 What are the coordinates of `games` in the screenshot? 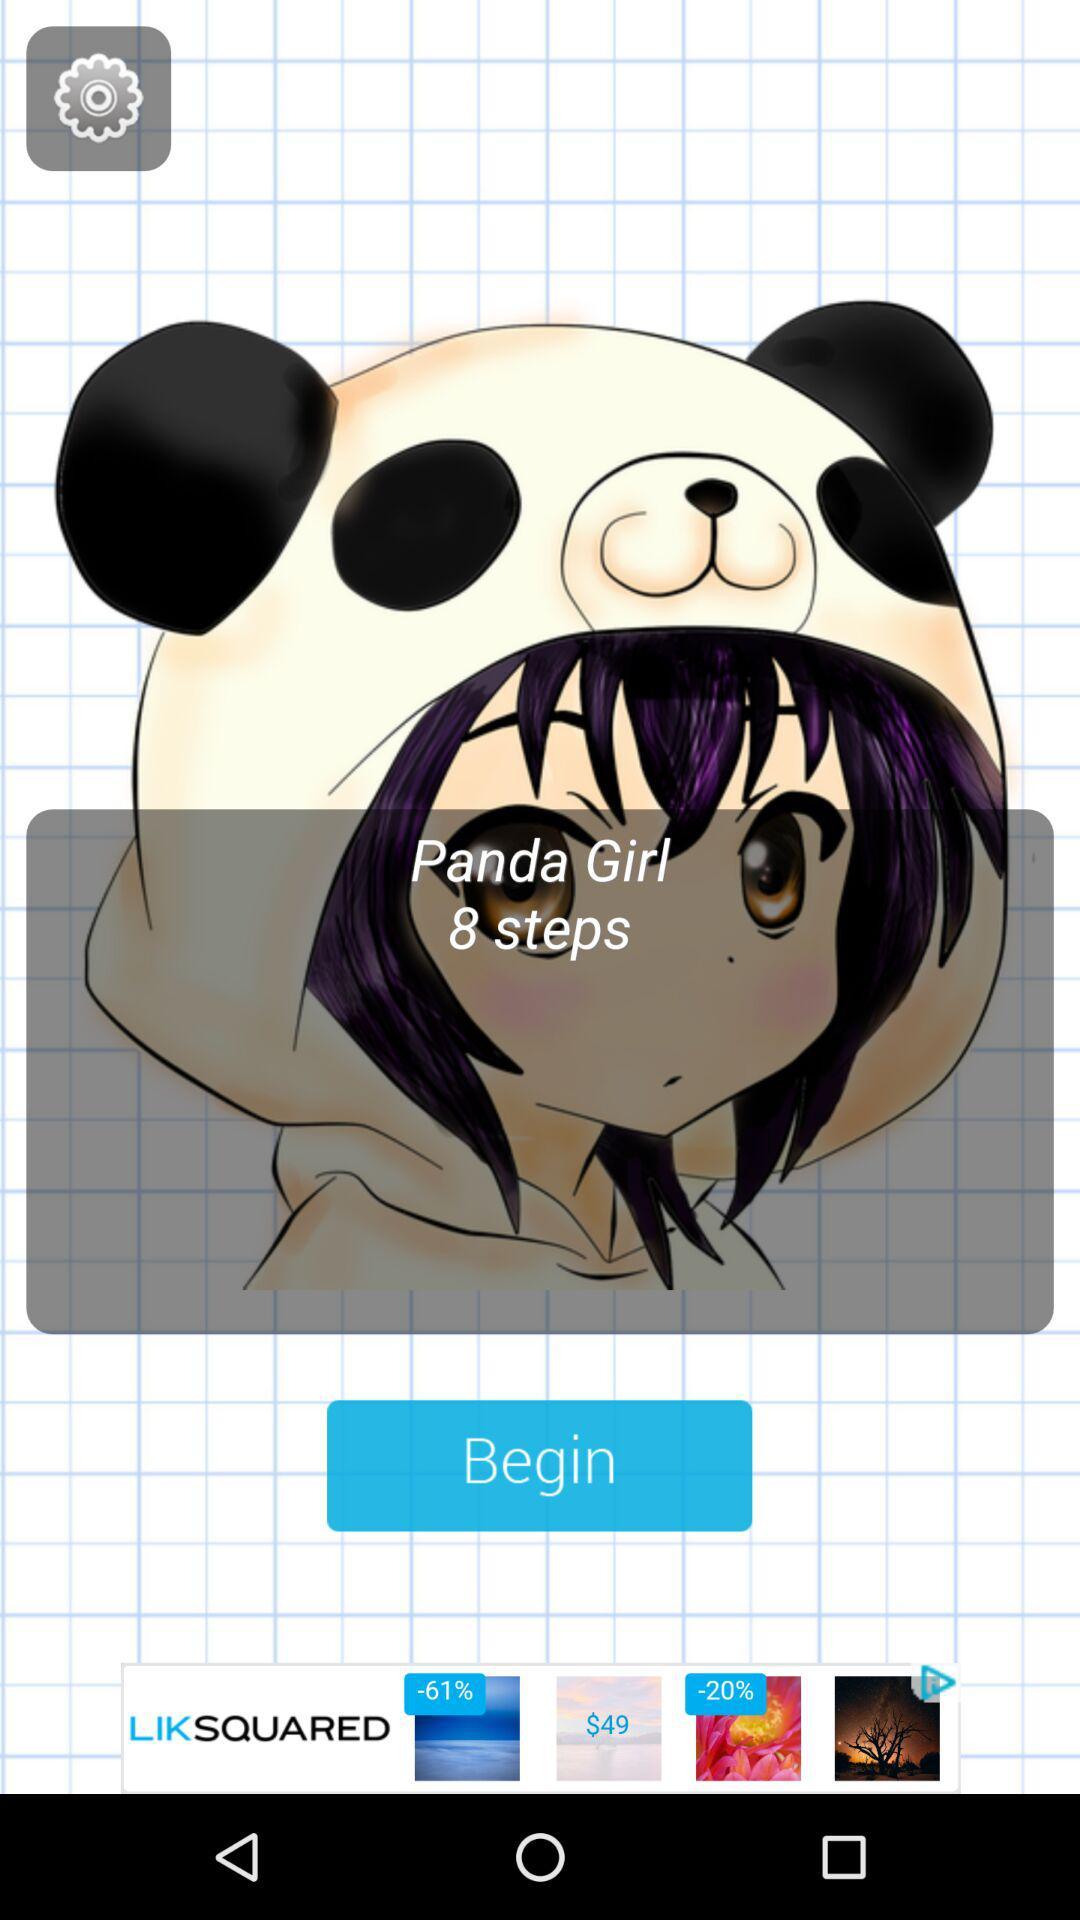 It's located at (98, 97).